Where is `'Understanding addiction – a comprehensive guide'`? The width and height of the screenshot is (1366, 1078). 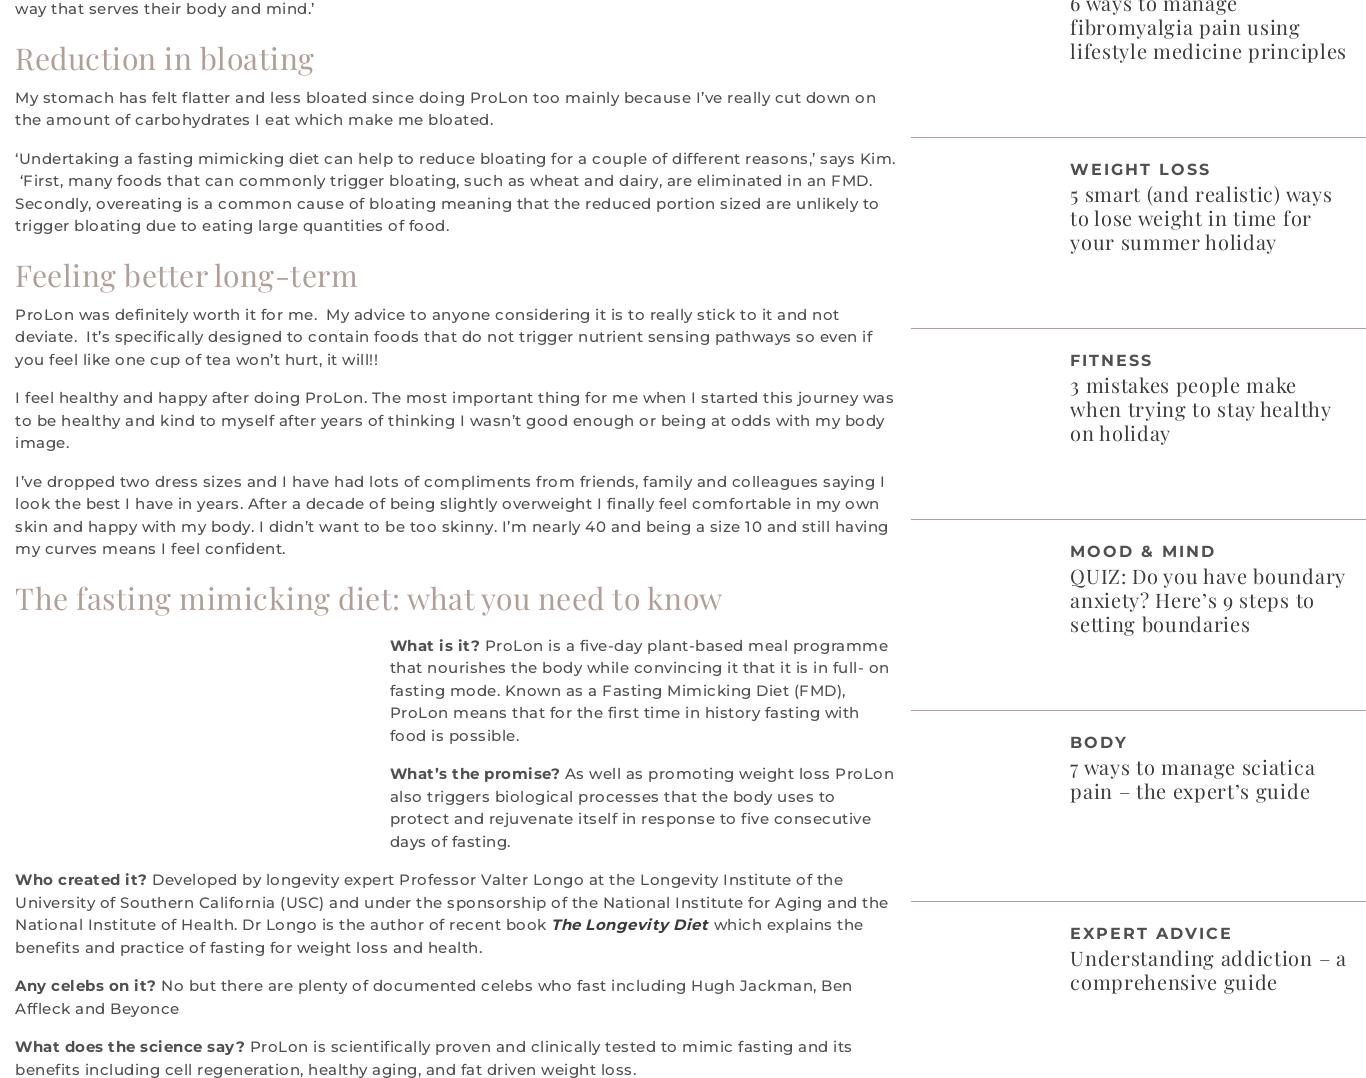
'Understanding addiction – a comprehensive guide' is located at coordinates (1207, 968).